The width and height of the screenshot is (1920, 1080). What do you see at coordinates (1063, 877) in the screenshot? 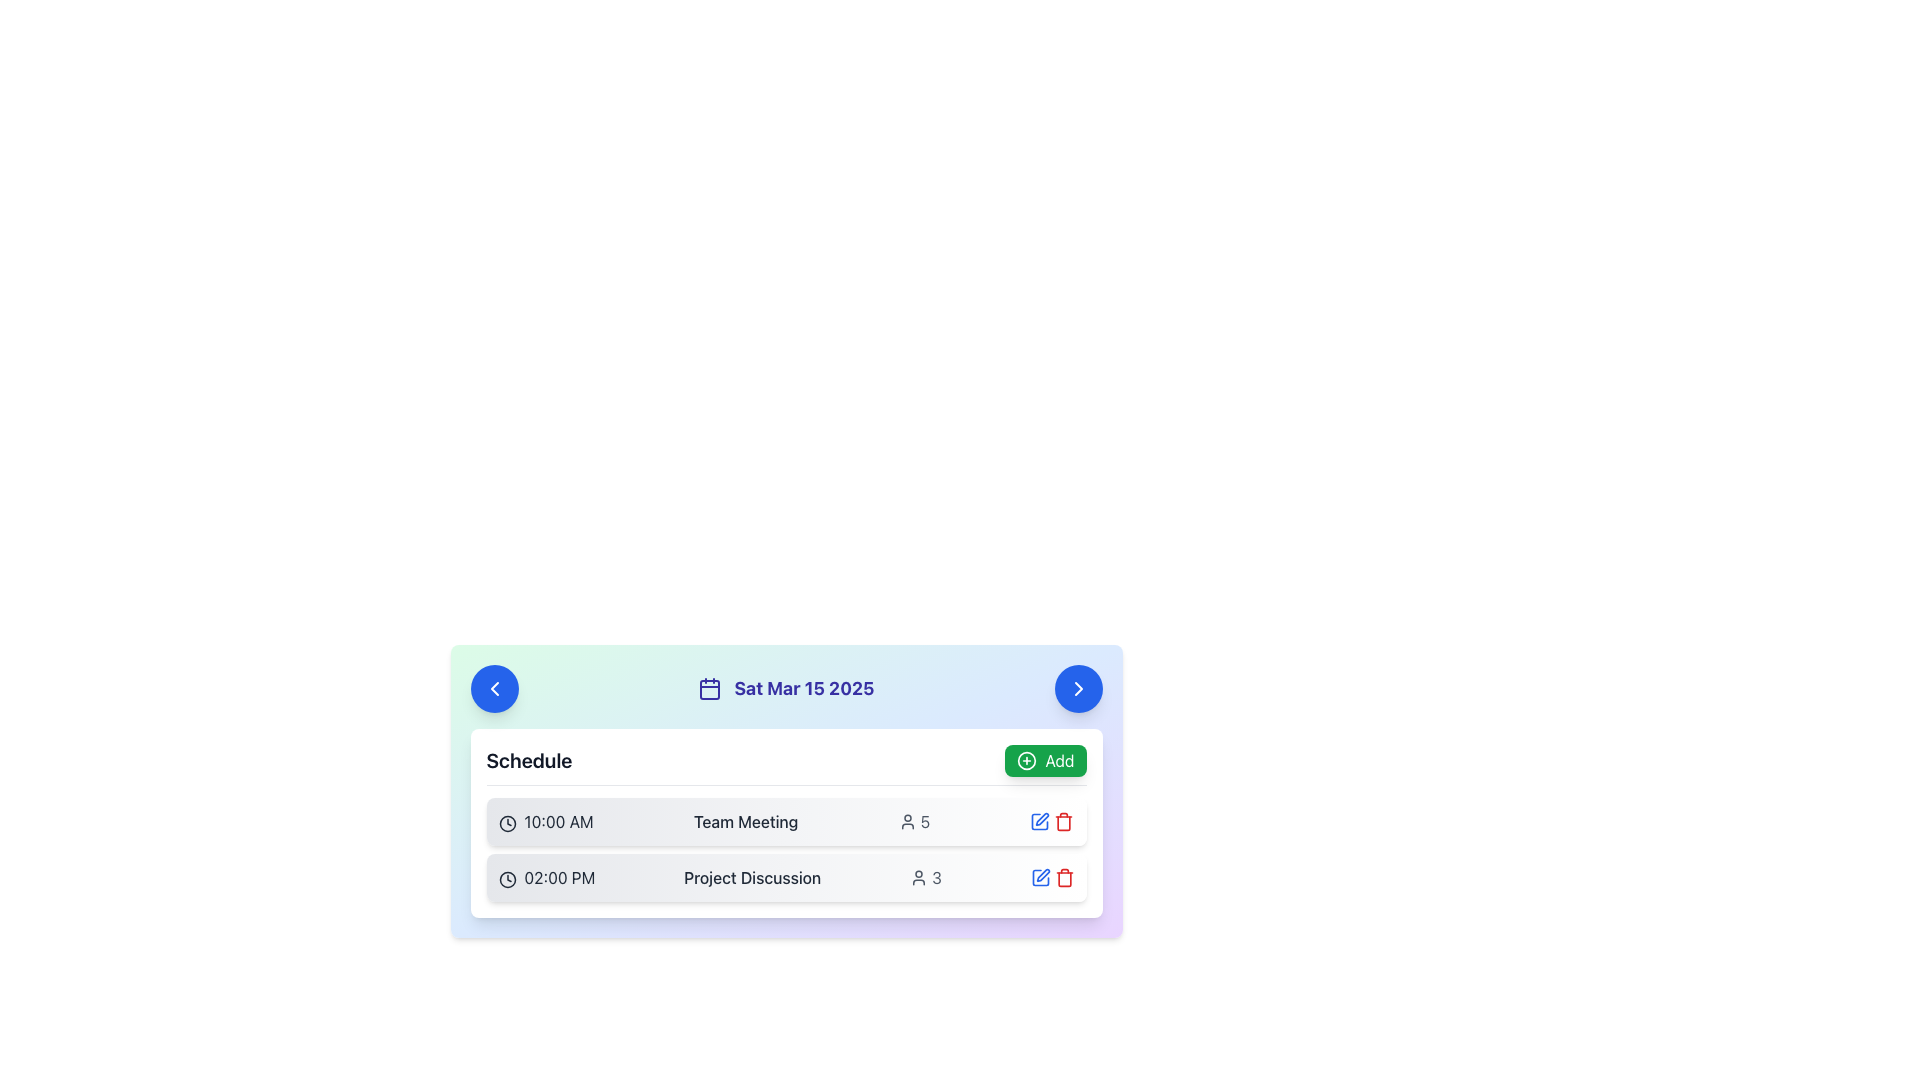
I see `the red trash can icon located on the right side of the second row` at bounding box center [1063, 877].